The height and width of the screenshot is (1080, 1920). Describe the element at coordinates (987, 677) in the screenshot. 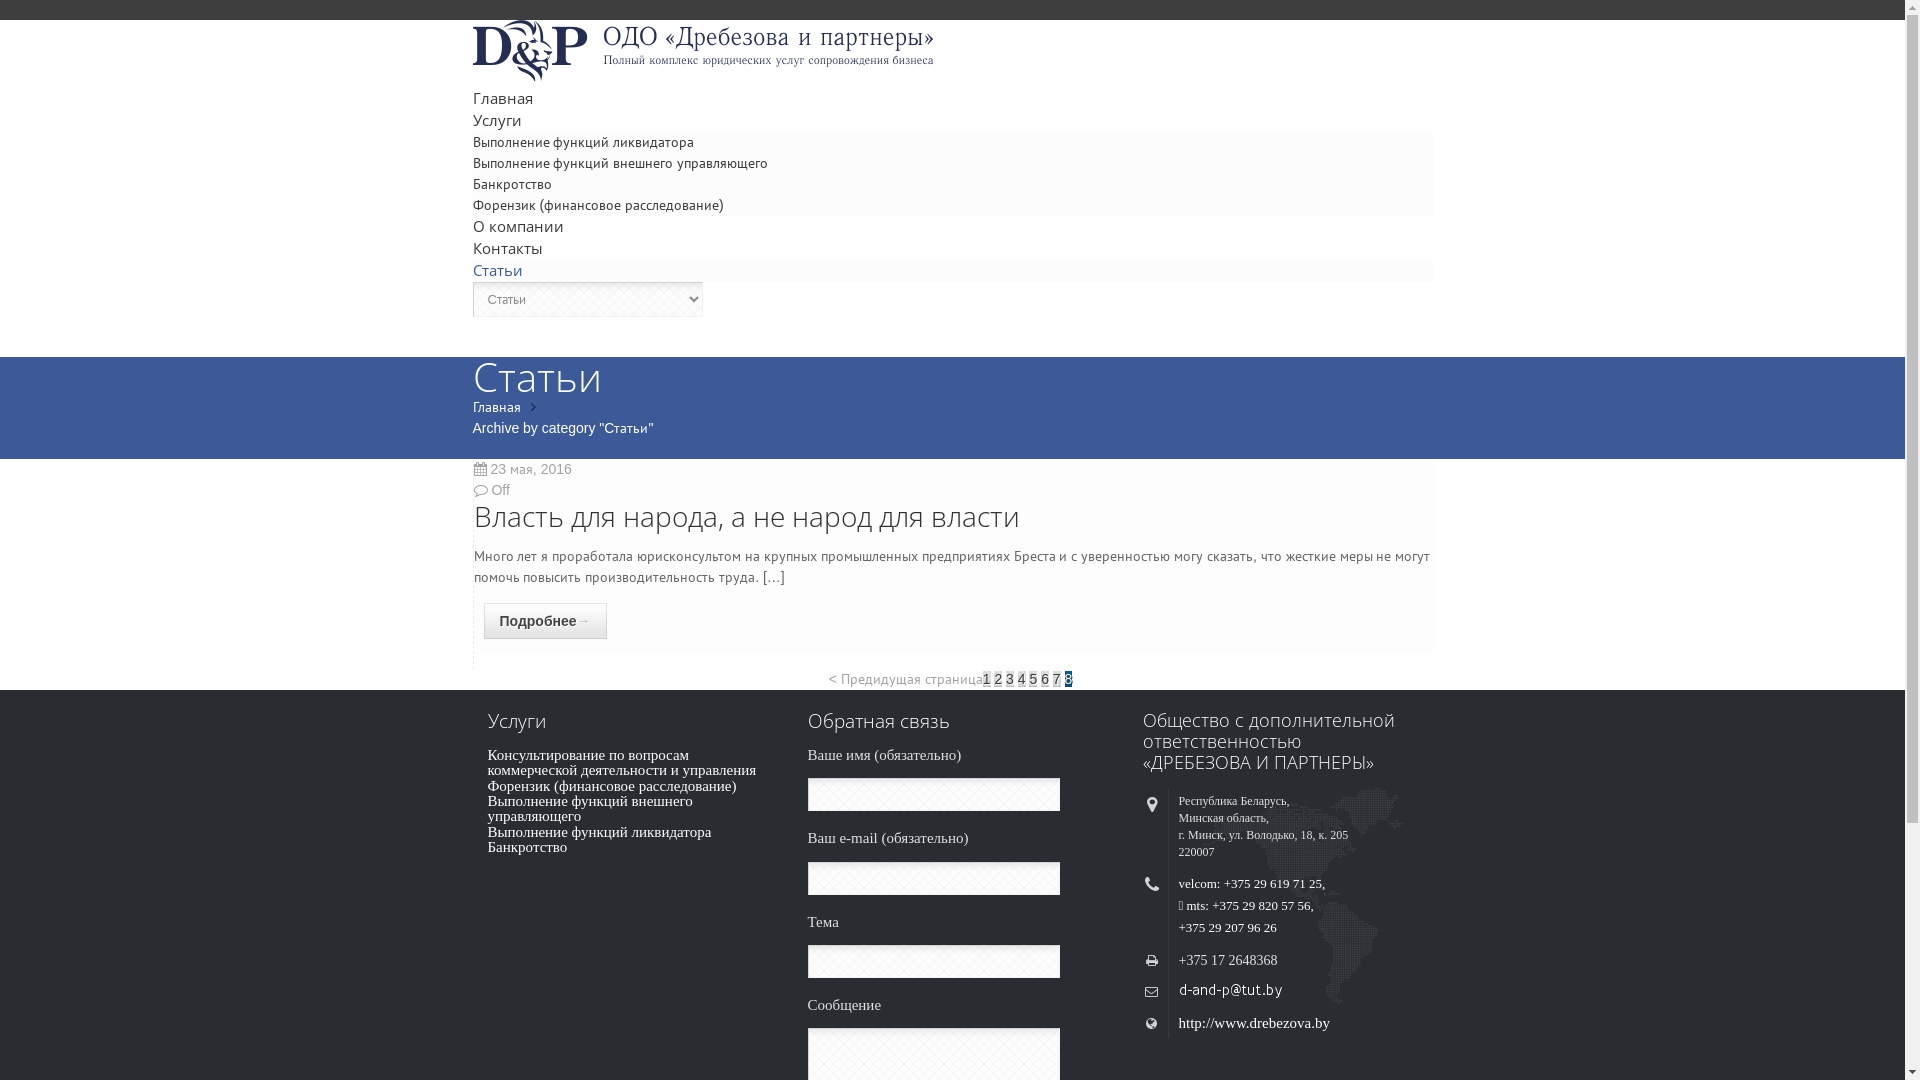

I see `'1'` at that location.